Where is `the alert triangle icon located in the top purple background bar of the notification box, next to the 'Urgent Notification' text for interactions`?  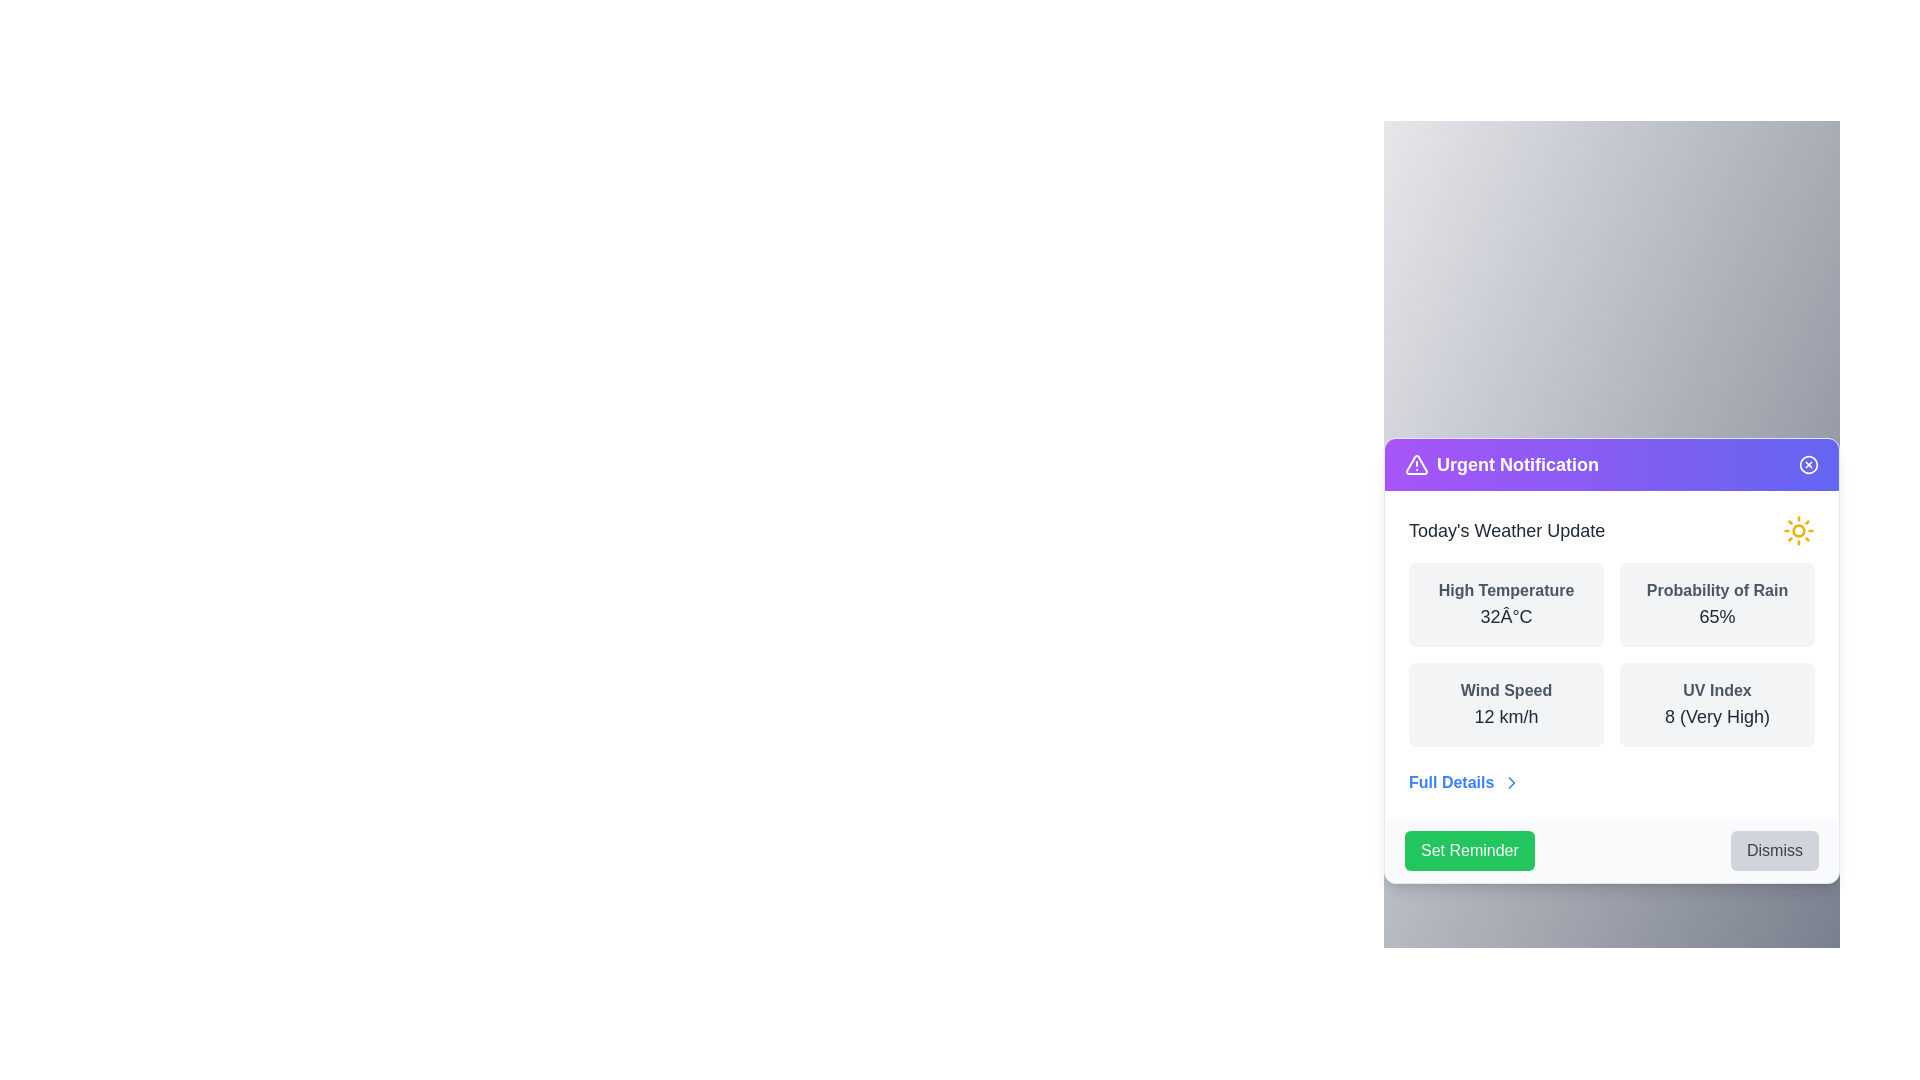 the alert triangle icon located in the top purple background bar of the notification box, next to the 'Urgent Notification' text for interactions is located at coordinates (1415, 463).